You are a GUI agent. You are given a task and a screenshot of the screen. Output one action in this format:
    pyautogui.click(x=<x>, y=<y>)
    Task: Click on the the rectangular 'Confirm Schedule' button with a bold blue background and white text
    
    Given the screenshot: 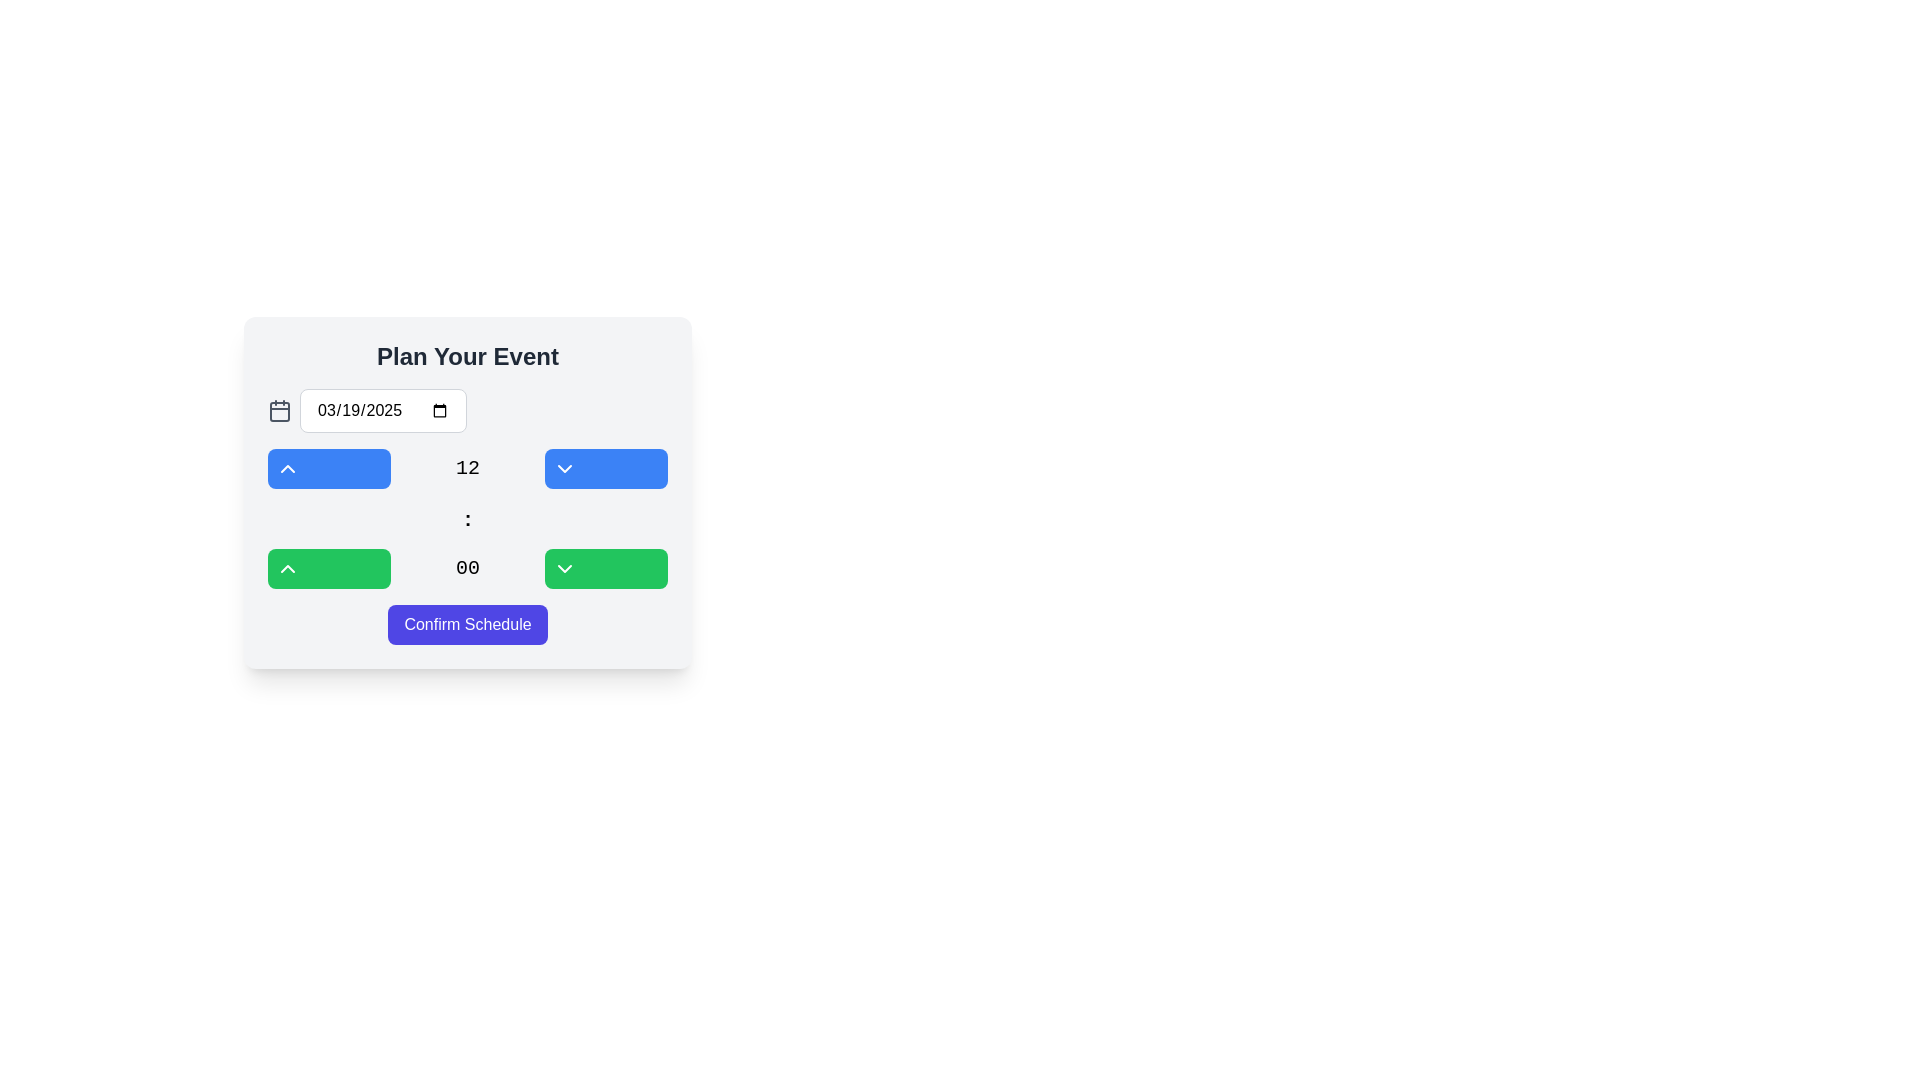 What is the action you would take?
    pyautogui.click(x=466, y=623)
    